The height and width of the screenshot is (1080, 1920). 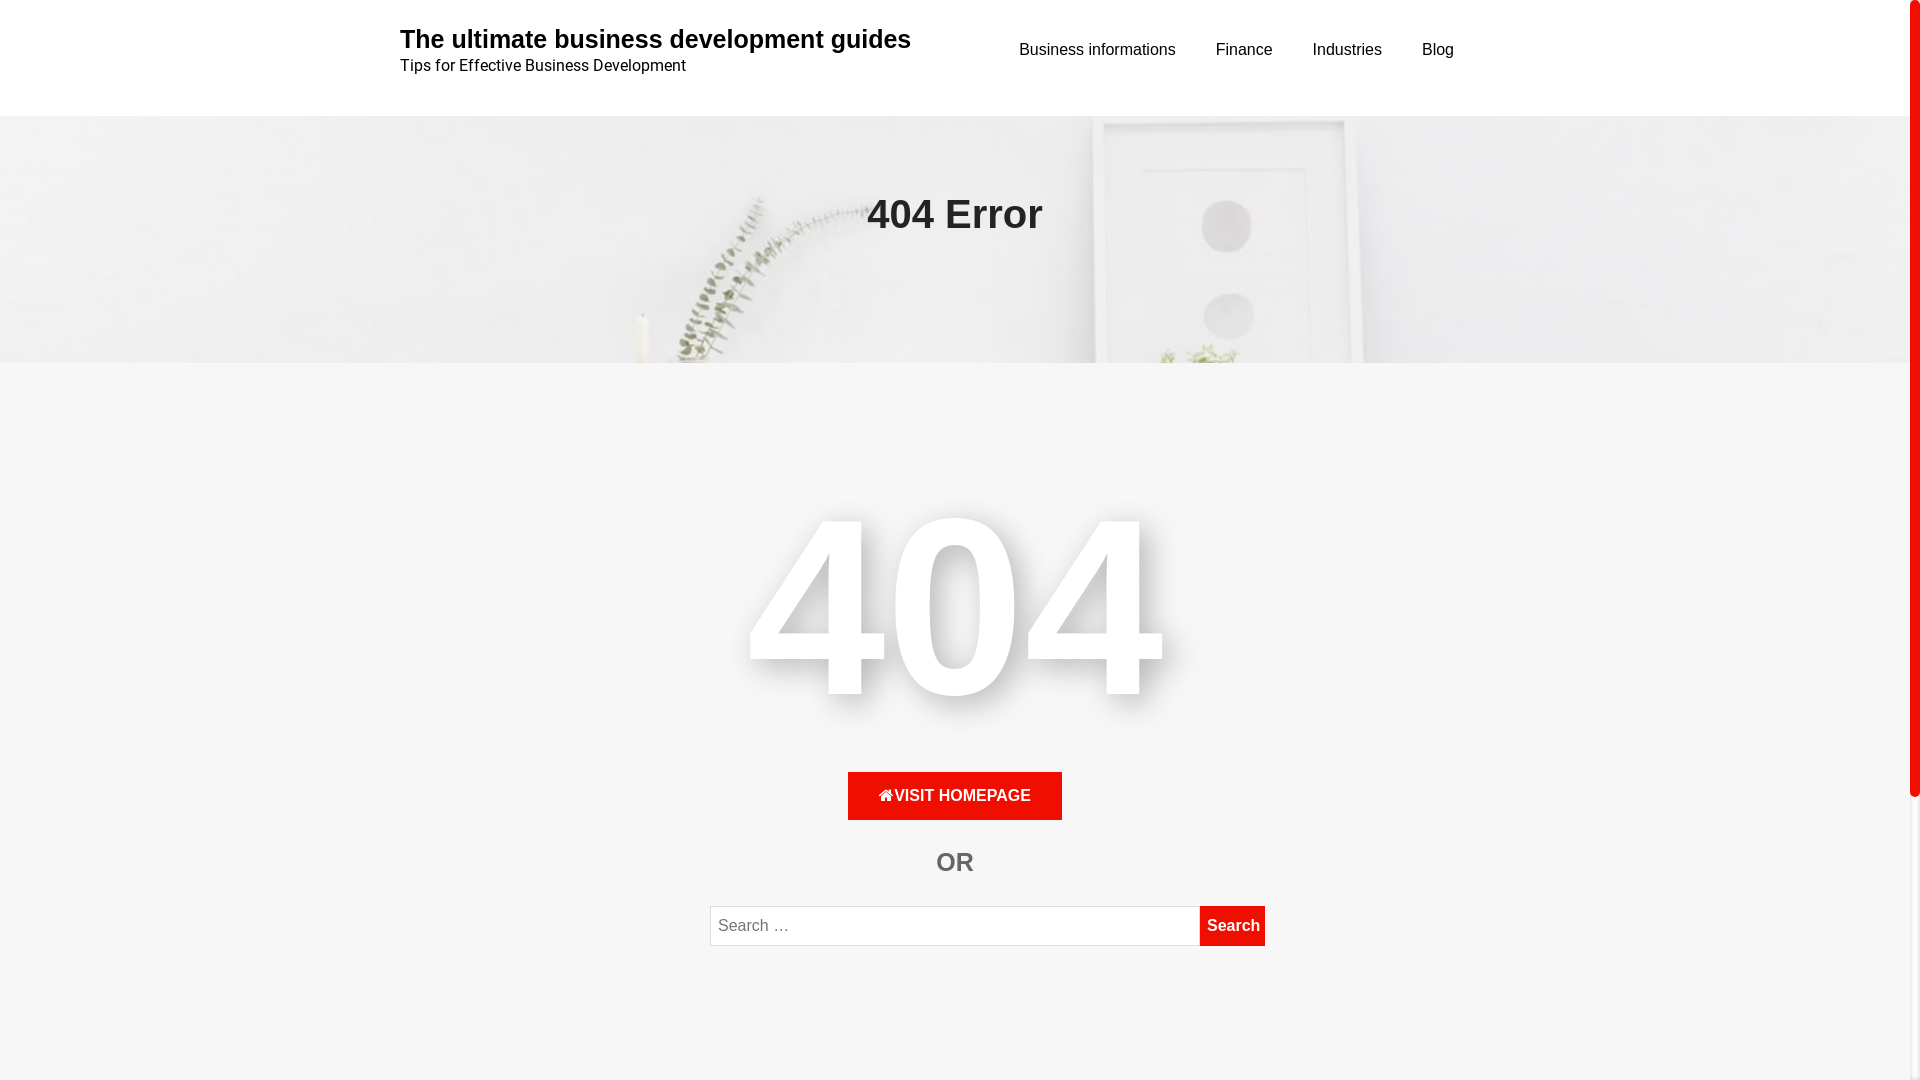 What do you see at coordinates (1231, 925) in the screenshot?
I see `'Search'` at bounding box center [1231, 925].